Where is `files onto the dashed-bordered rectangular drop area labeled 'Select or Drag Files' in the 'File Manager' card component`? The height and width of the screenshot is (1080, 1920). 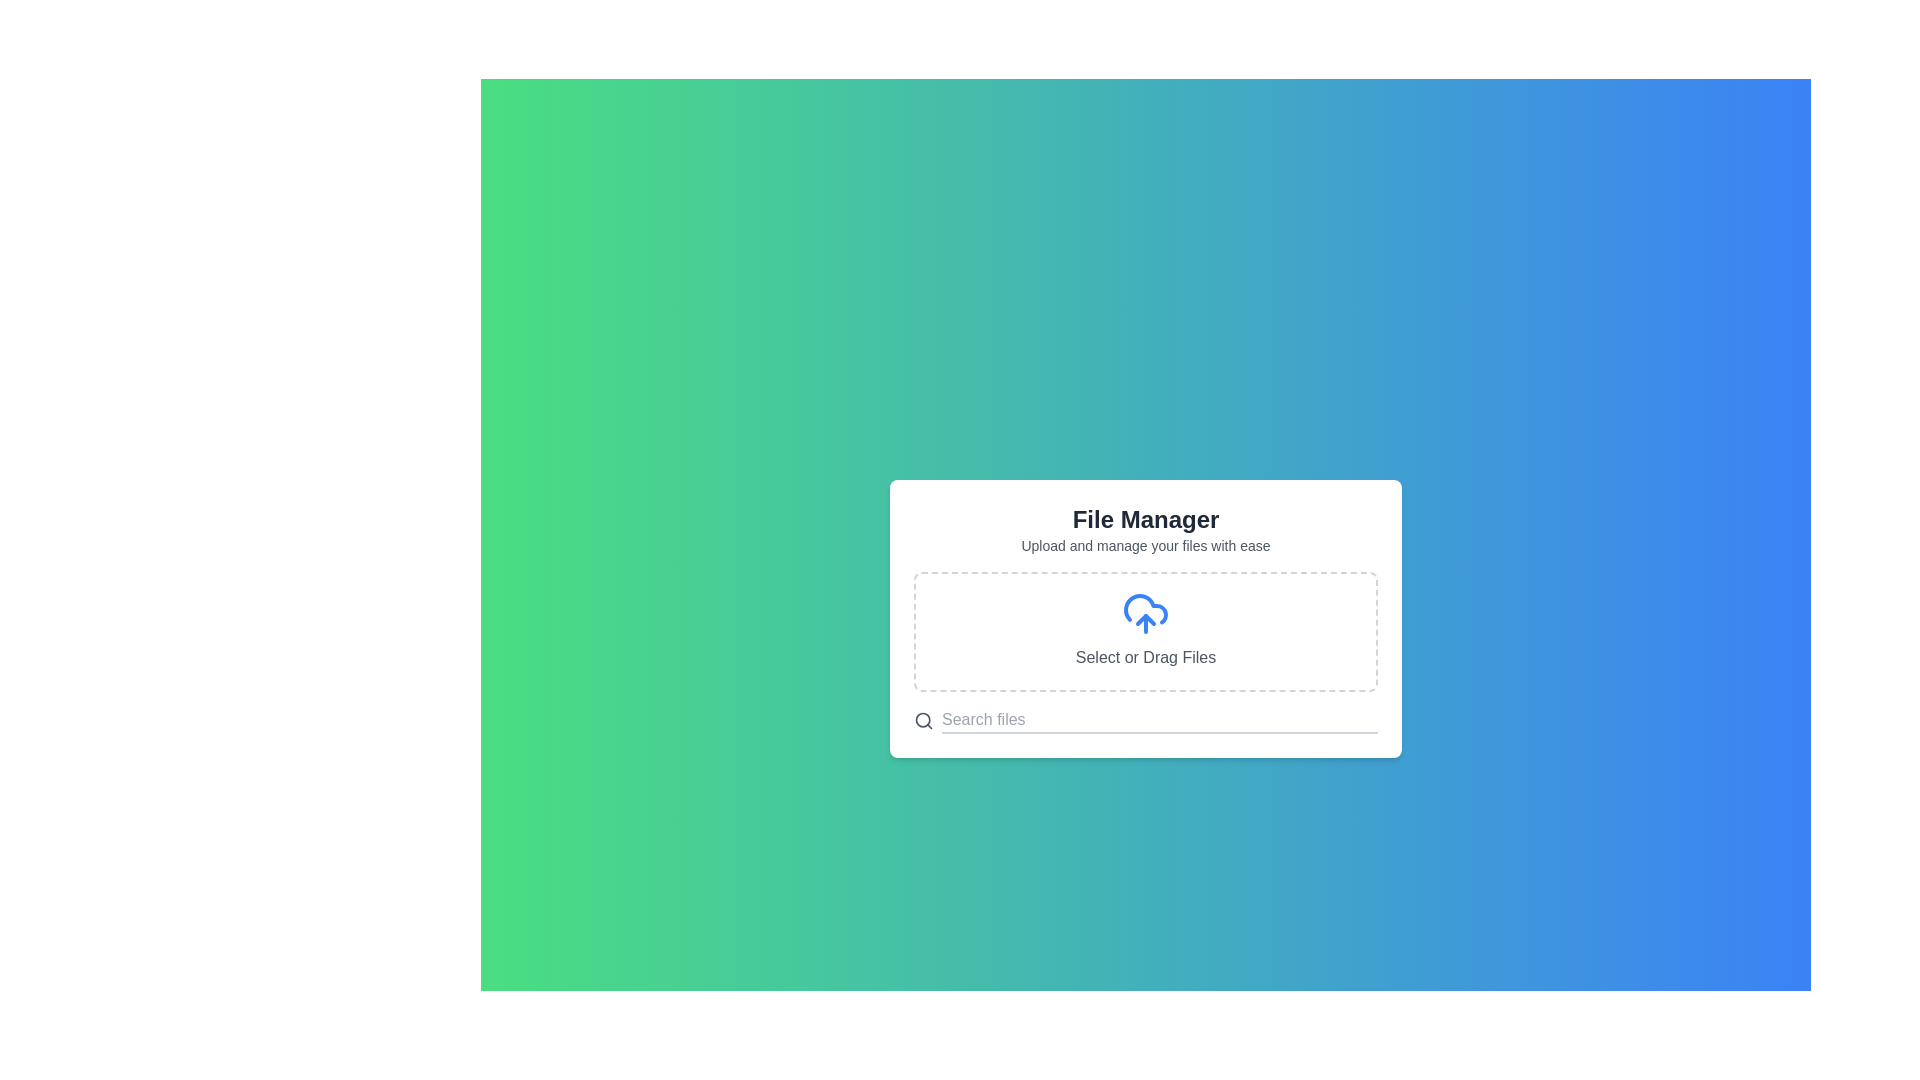
files onto the dashed-bordered rectangular drop area labeled 'Select or Drag Files' in the 'File Manager' card component is located at coordinates (1146, 617).